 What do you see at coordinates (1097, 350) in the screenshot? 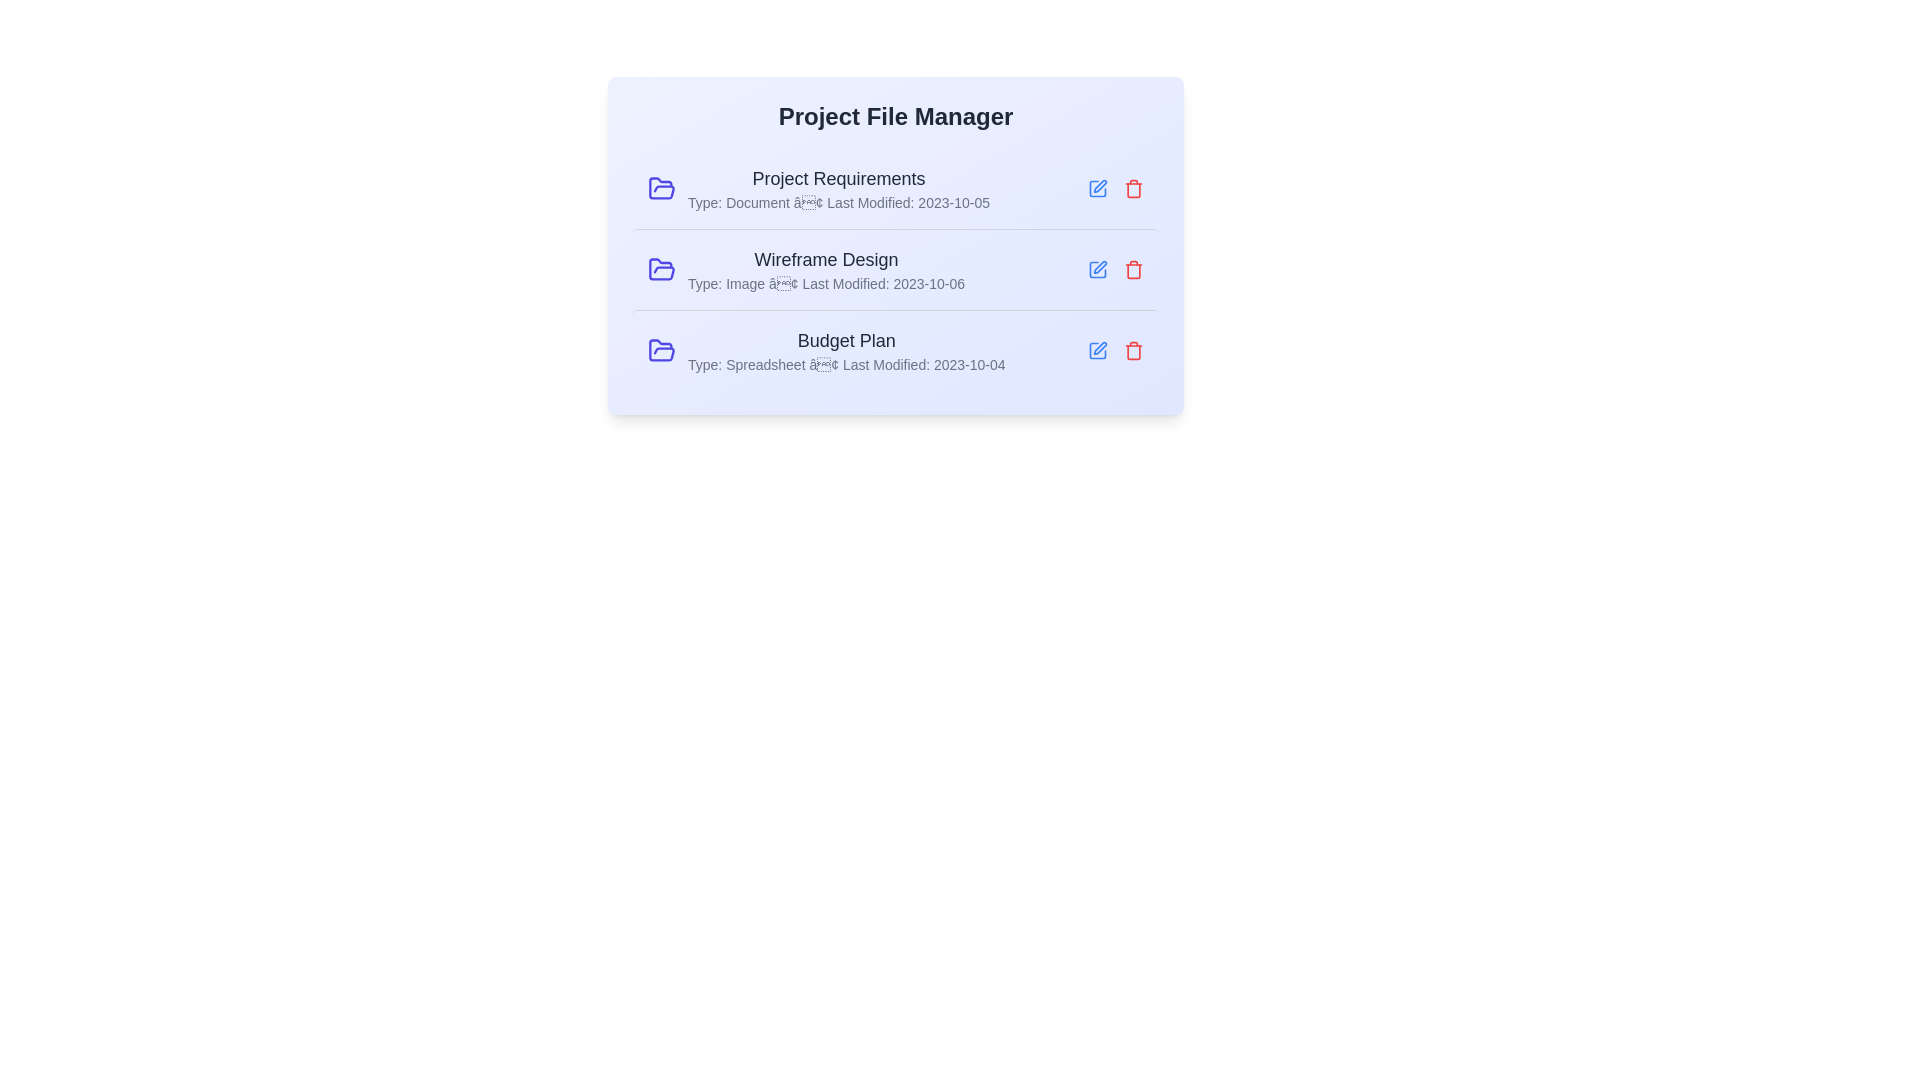
I see `the Edit button for the file Budget Plan` at bounding box center [1097, 350].